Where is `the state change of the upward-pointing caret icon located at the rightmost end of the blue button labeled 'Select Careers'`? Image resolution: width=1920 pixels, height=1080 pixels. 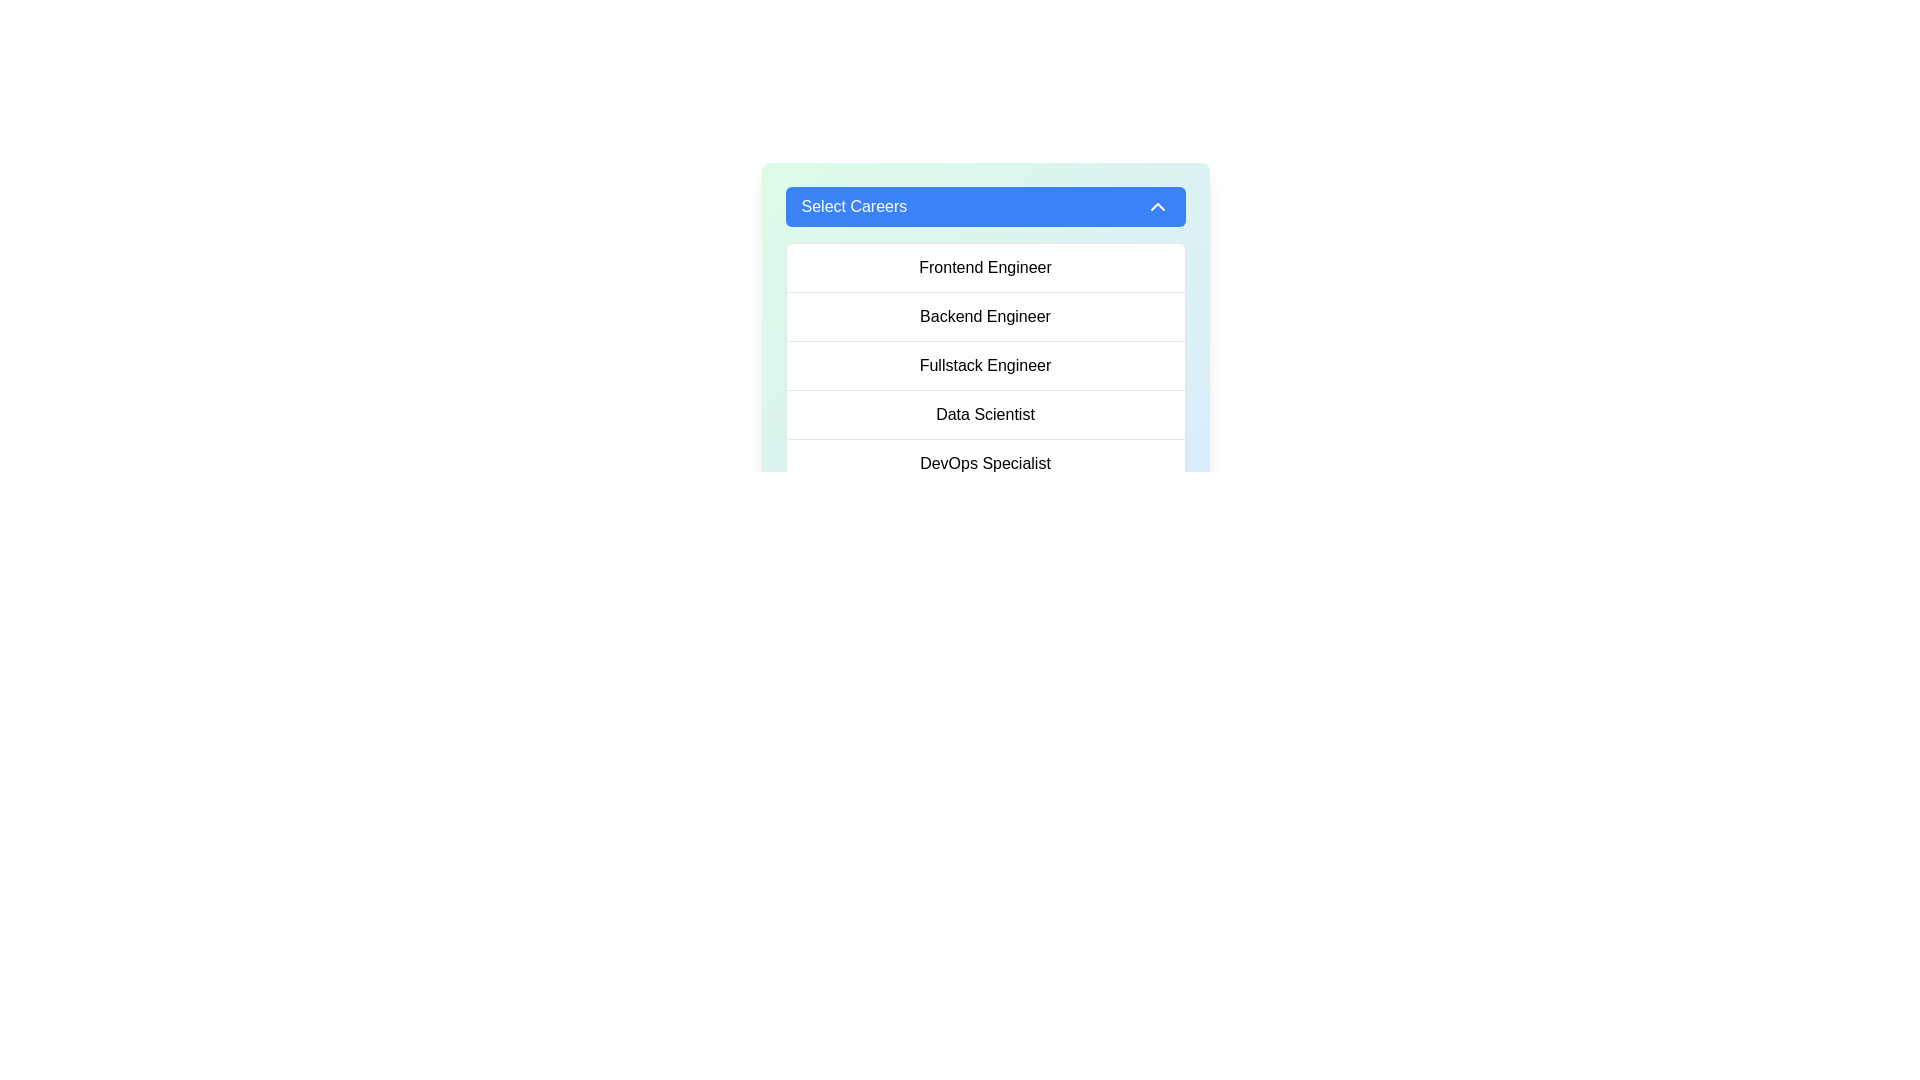 the state change of the upward-pointing caret icon located at the rightmost end of the blue button labeled 'Select Careers' is located at coordinates (1157, 207).